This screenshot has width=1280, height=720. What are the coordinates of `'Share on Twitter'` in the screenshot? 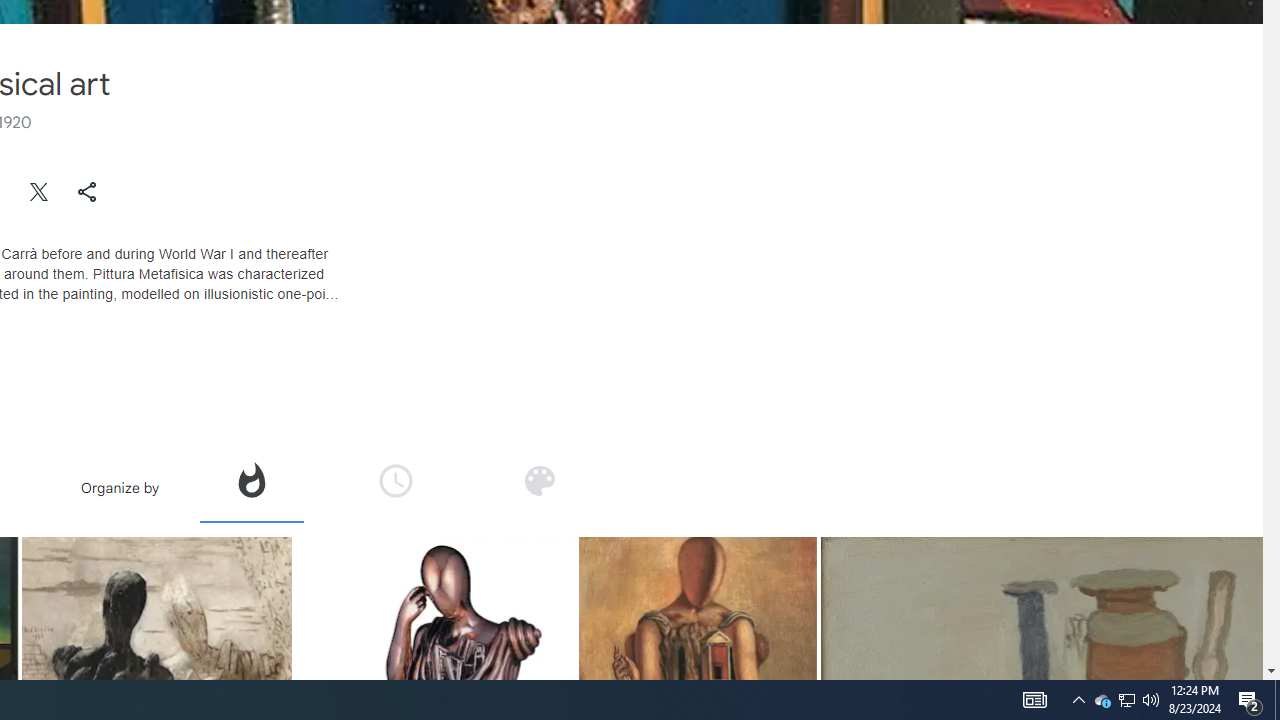 It's located at (39, 191).